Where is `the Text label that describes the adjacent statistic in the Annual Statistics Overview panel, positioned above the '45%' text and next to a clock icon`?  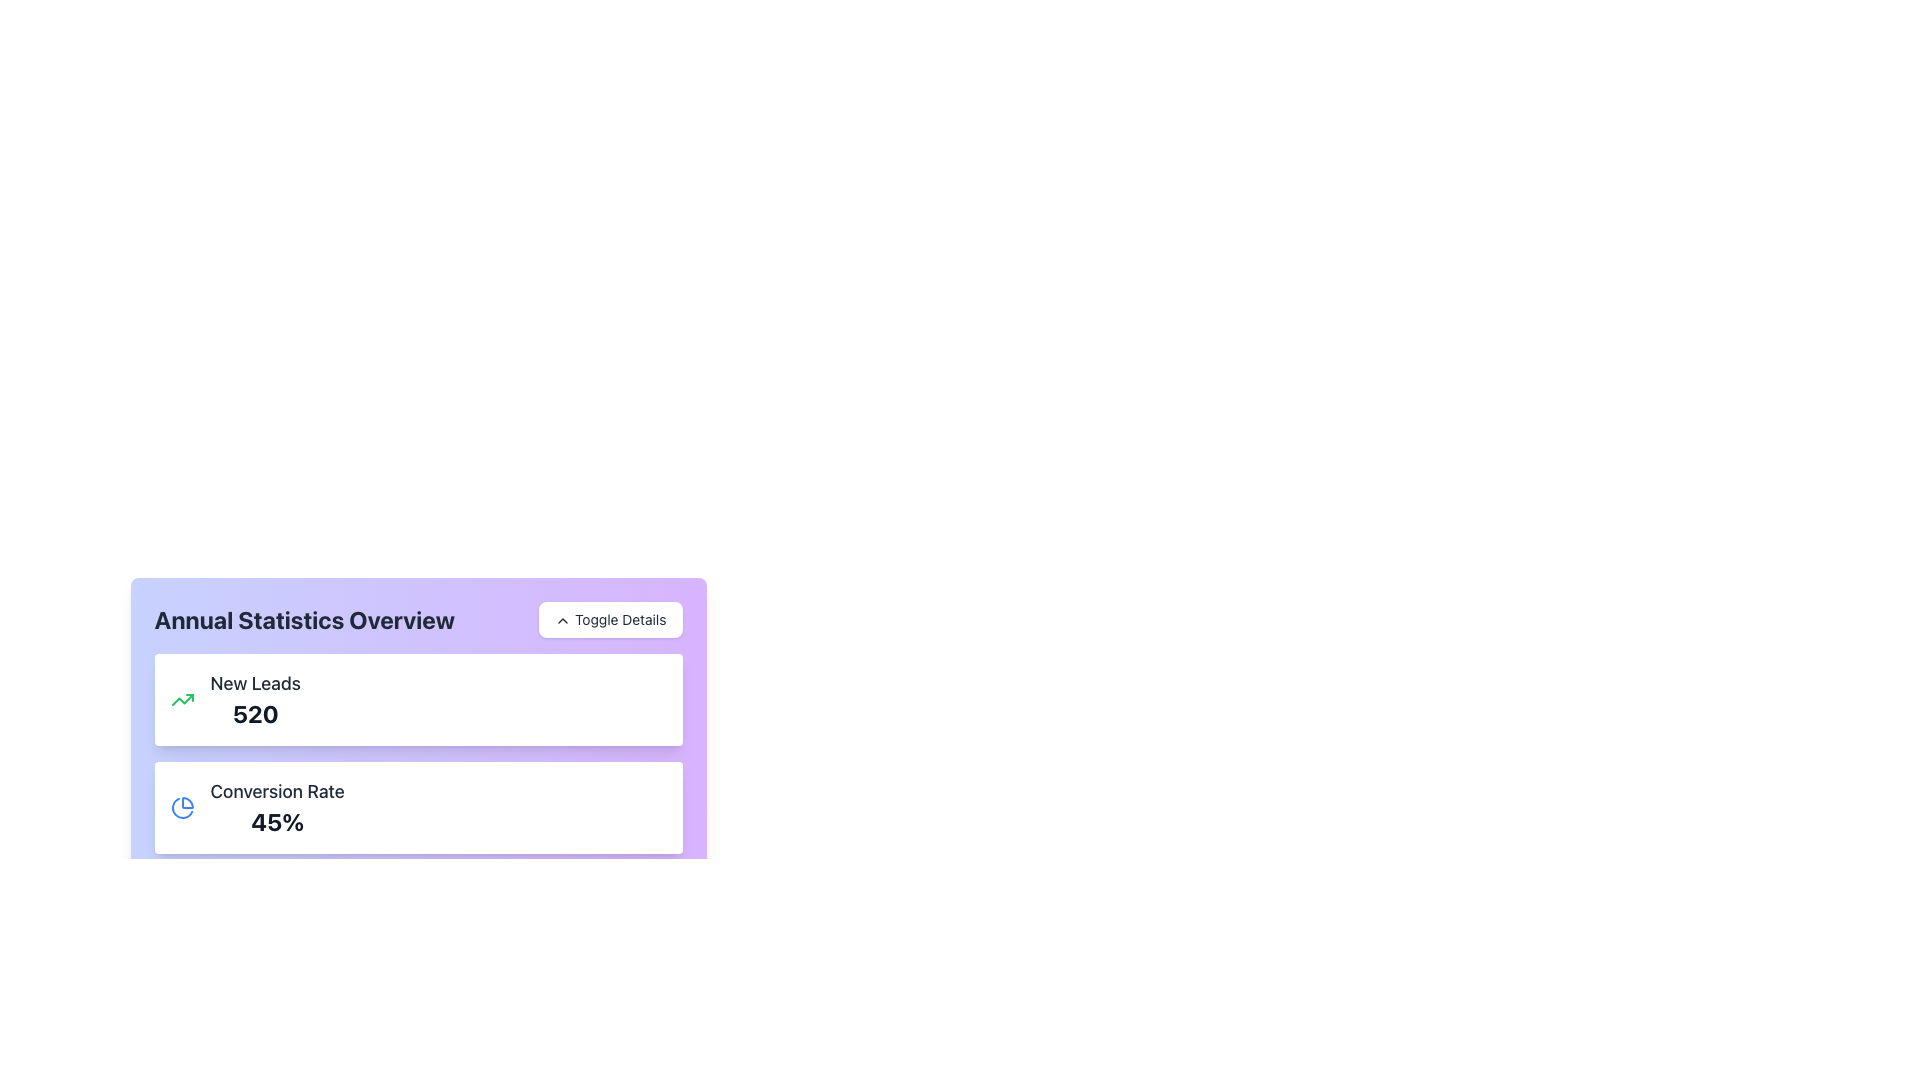
the Text label that describes the adjacent statistic in the Annual Statistics Overview panel, positioned above the '45%' text and next to a clock icon is located at coordinates (276, 790).